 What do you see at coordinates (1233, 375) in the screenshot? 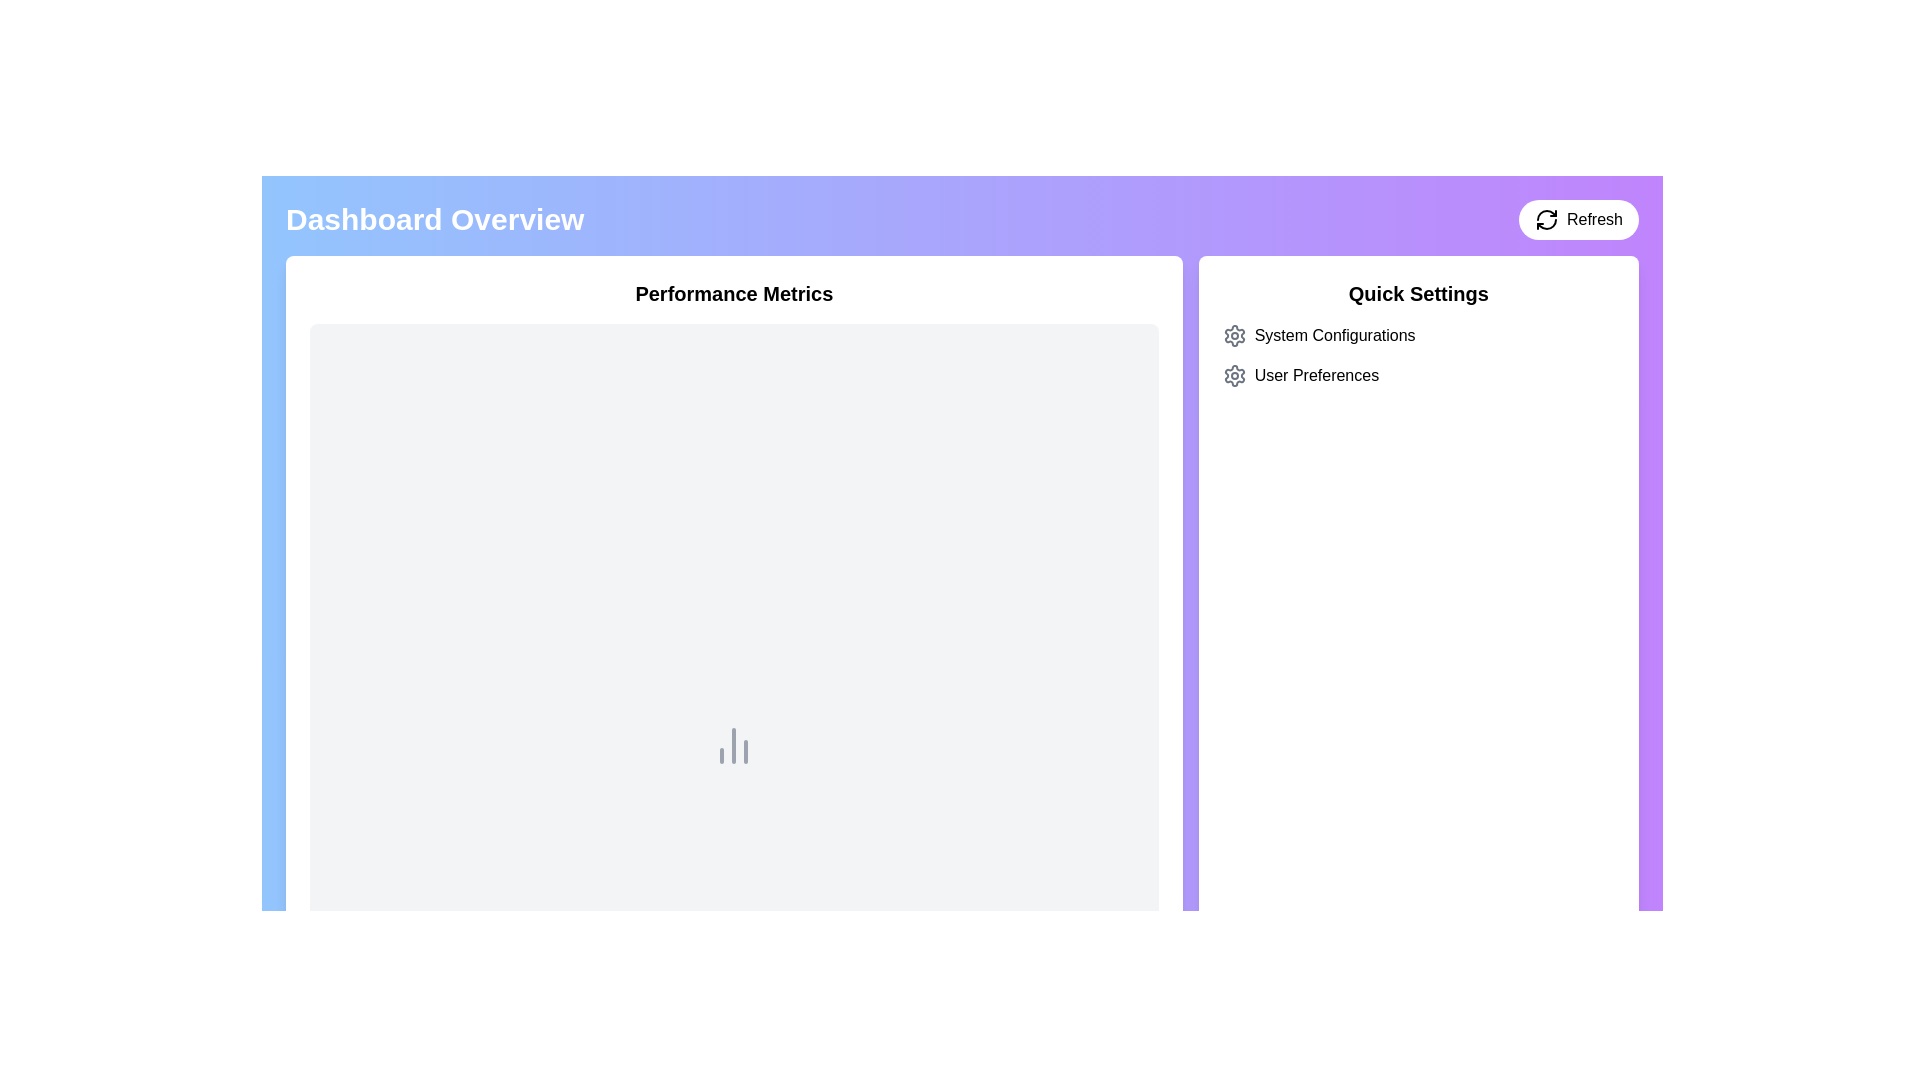
I see `the gear-shaped icon representing settings, located on the top-right side of the interface under the Quick Settings heading, next to 'System Configurations'` at bounding box center [1233, 375].